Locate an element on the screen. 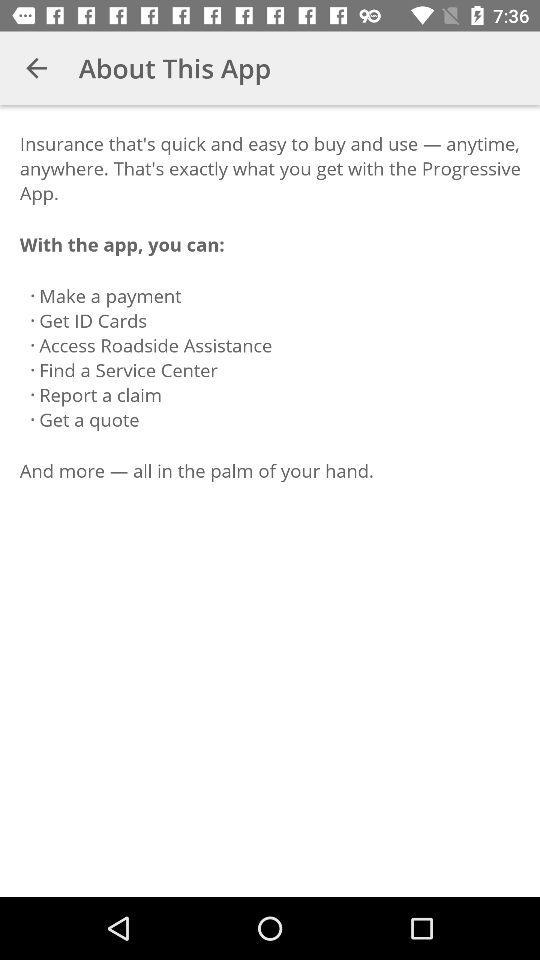 This screenshot has width=540, height=960. item above the insurance that s icon is located at coordinates (36, 68).